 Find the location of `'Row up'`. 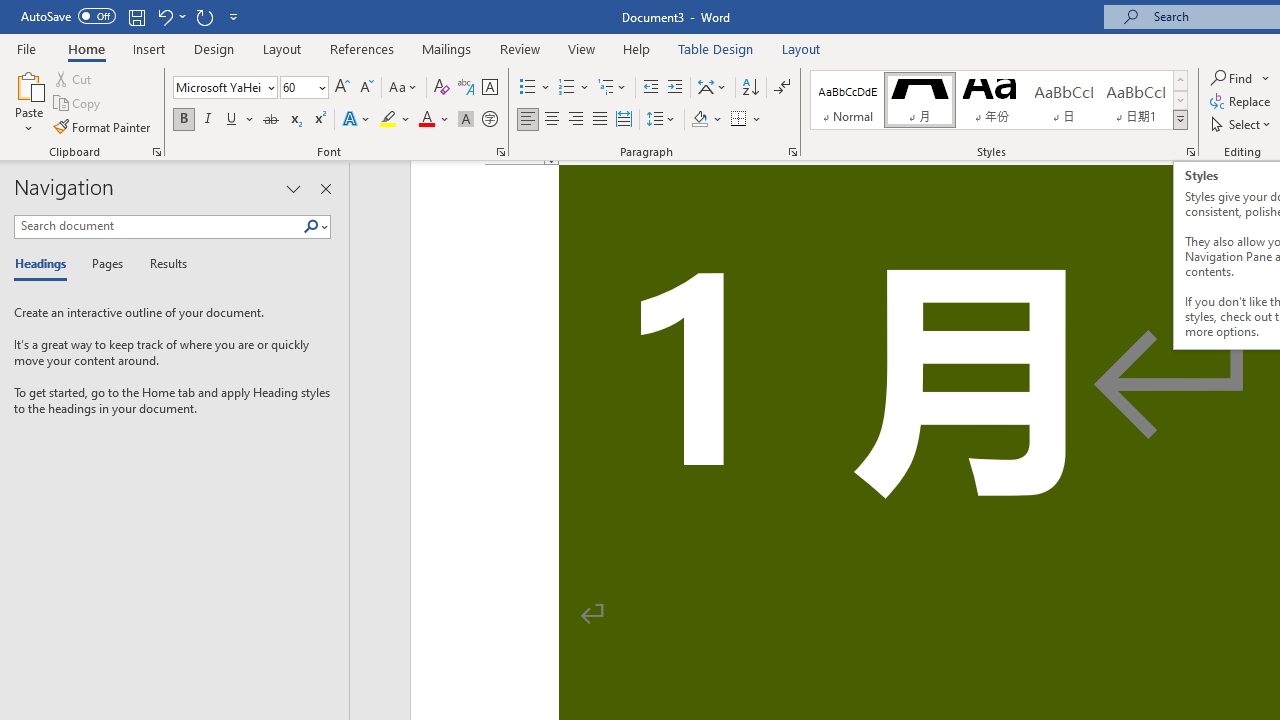

'Row up' is located at coordinates (1180, 79).